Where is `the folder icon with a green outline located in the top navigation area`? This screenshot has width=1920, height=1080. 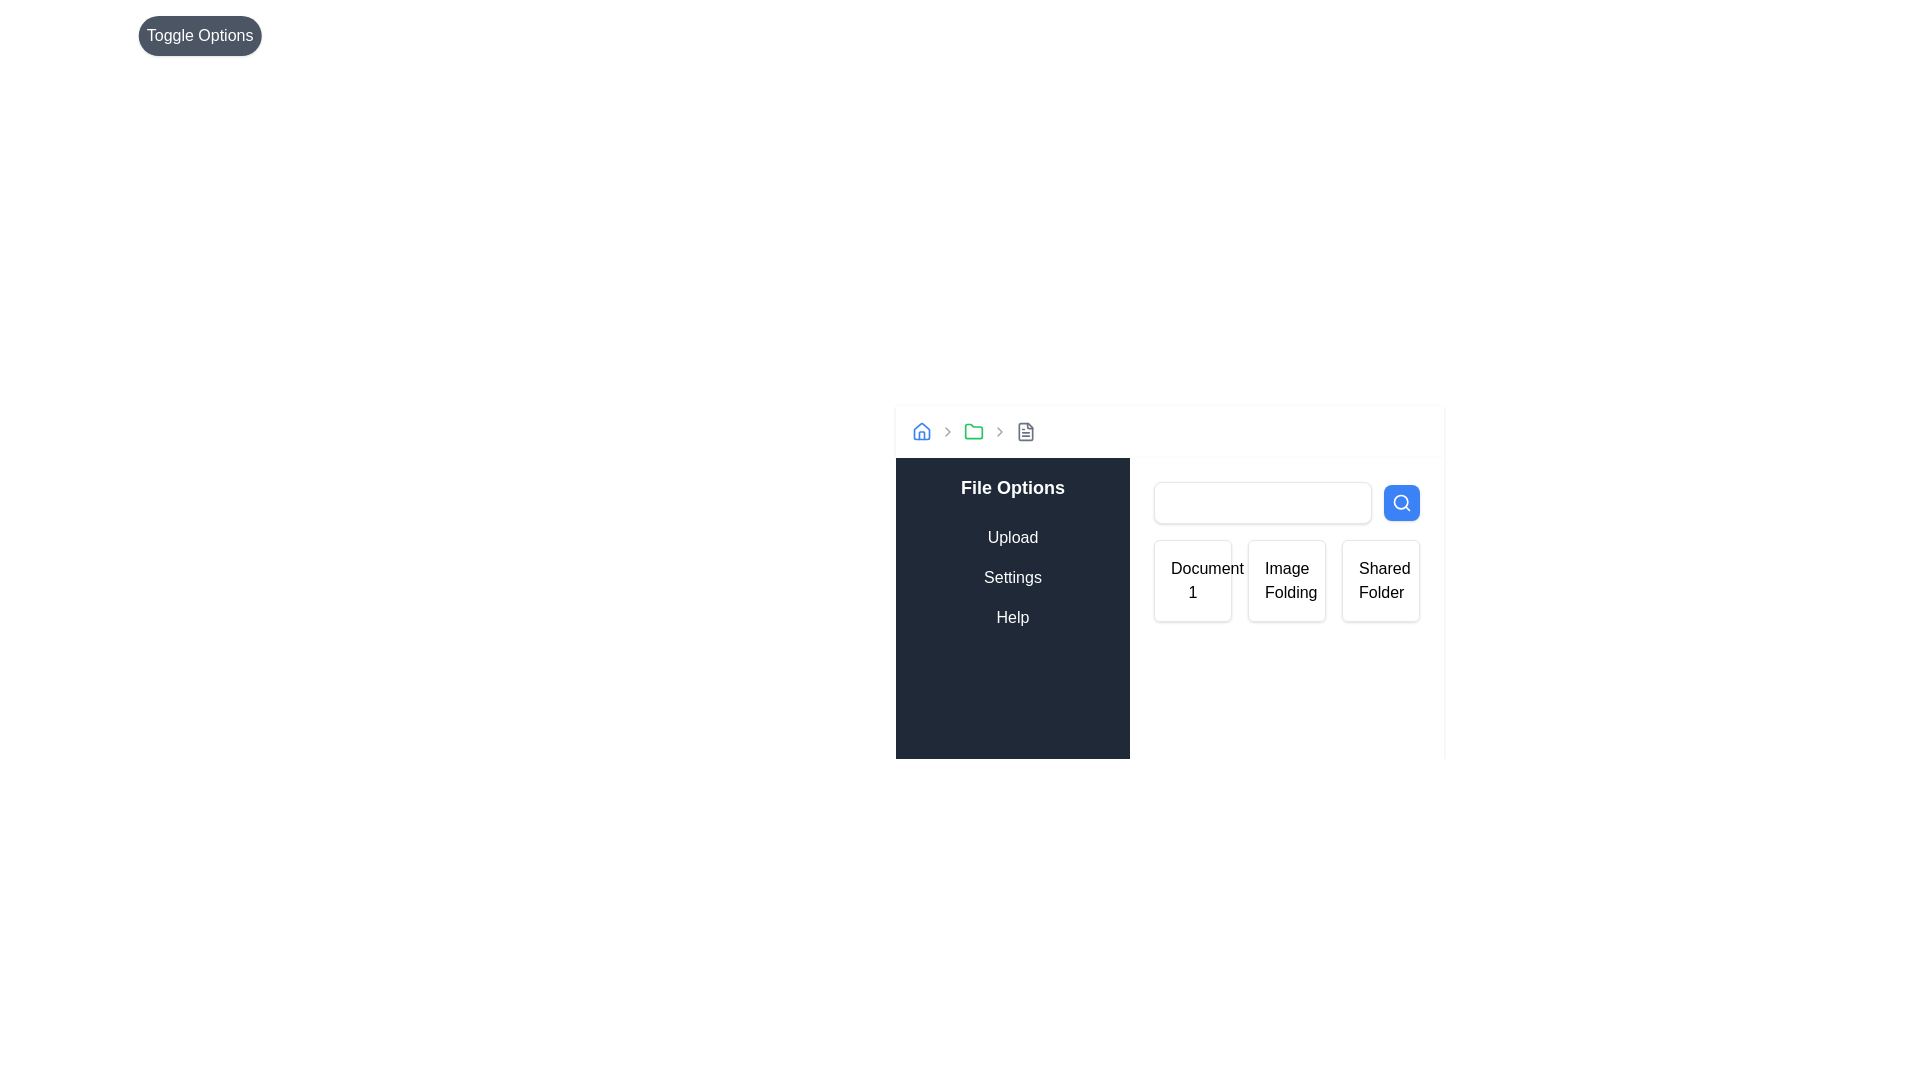
the folder icon with a green outline located in the top navigation area is located at coordinates (974, 430).